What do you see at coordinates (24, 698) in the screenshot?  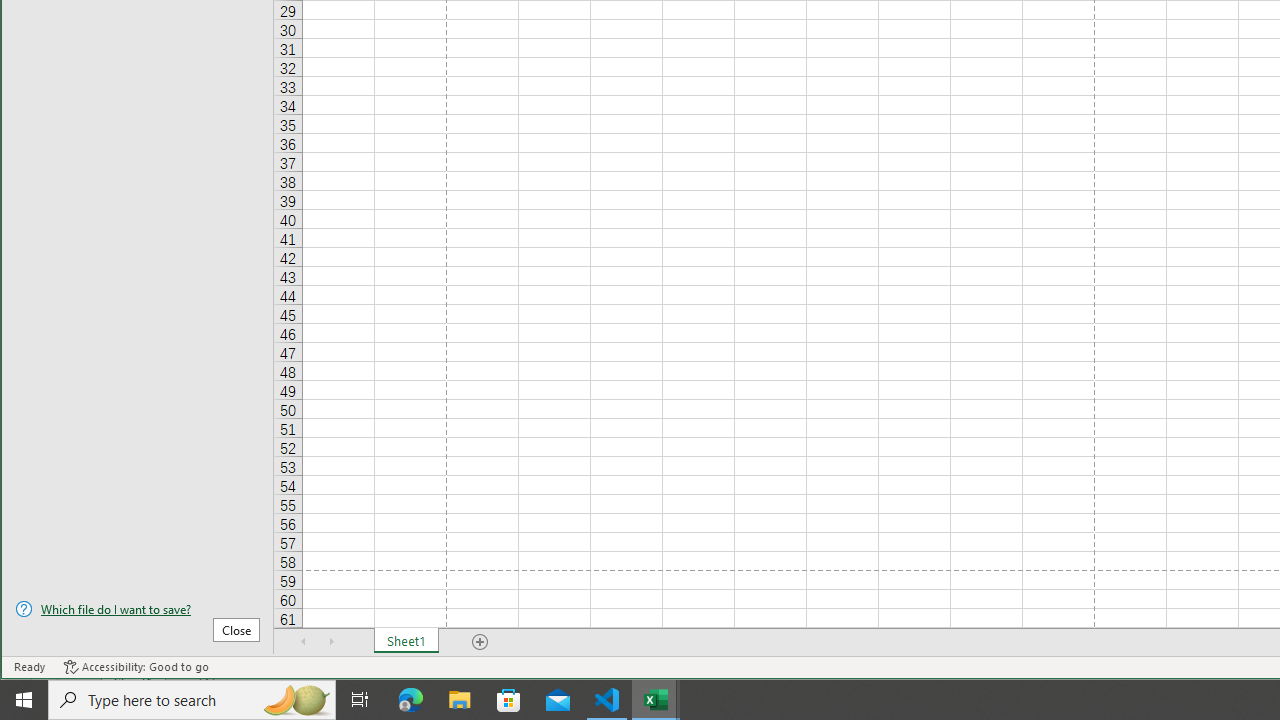 I see `'Start'` at bounding box center [24, 698].